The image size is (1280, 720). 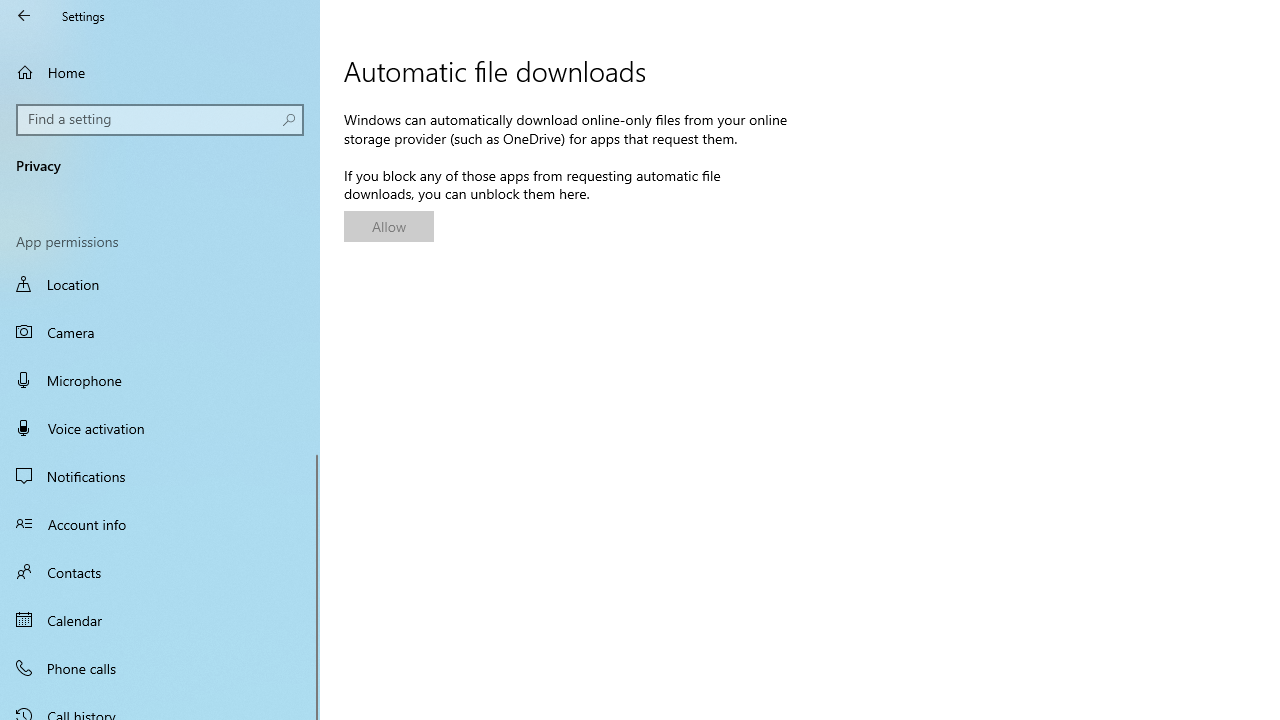 What do you see at coordinates (389, 225) in the screenshot?
I see `'Allow'` at bounding box center [389, 225].